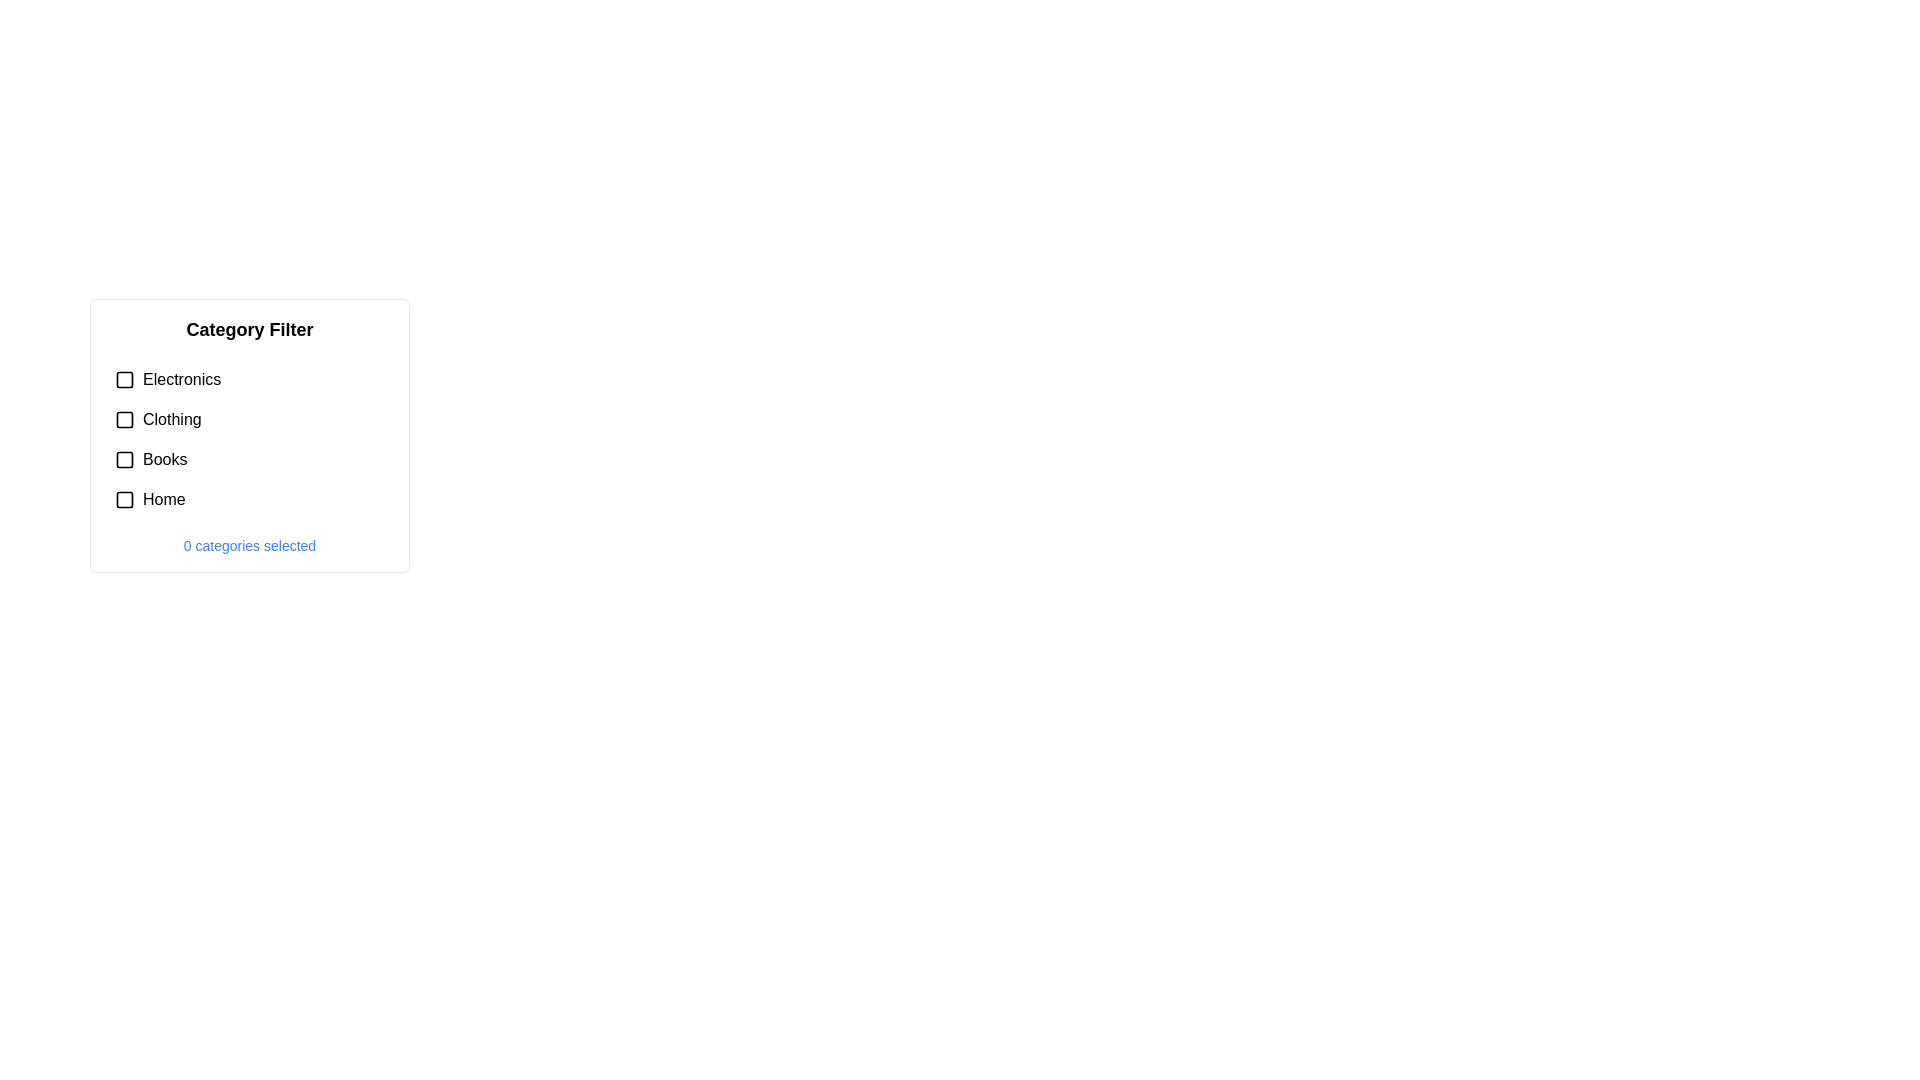  I want to click on the checkbox for the 'Home' category in the 'Category Filter' section, which is a square with rounded corners located to the left of the 'Home' label, so click(123, 499).